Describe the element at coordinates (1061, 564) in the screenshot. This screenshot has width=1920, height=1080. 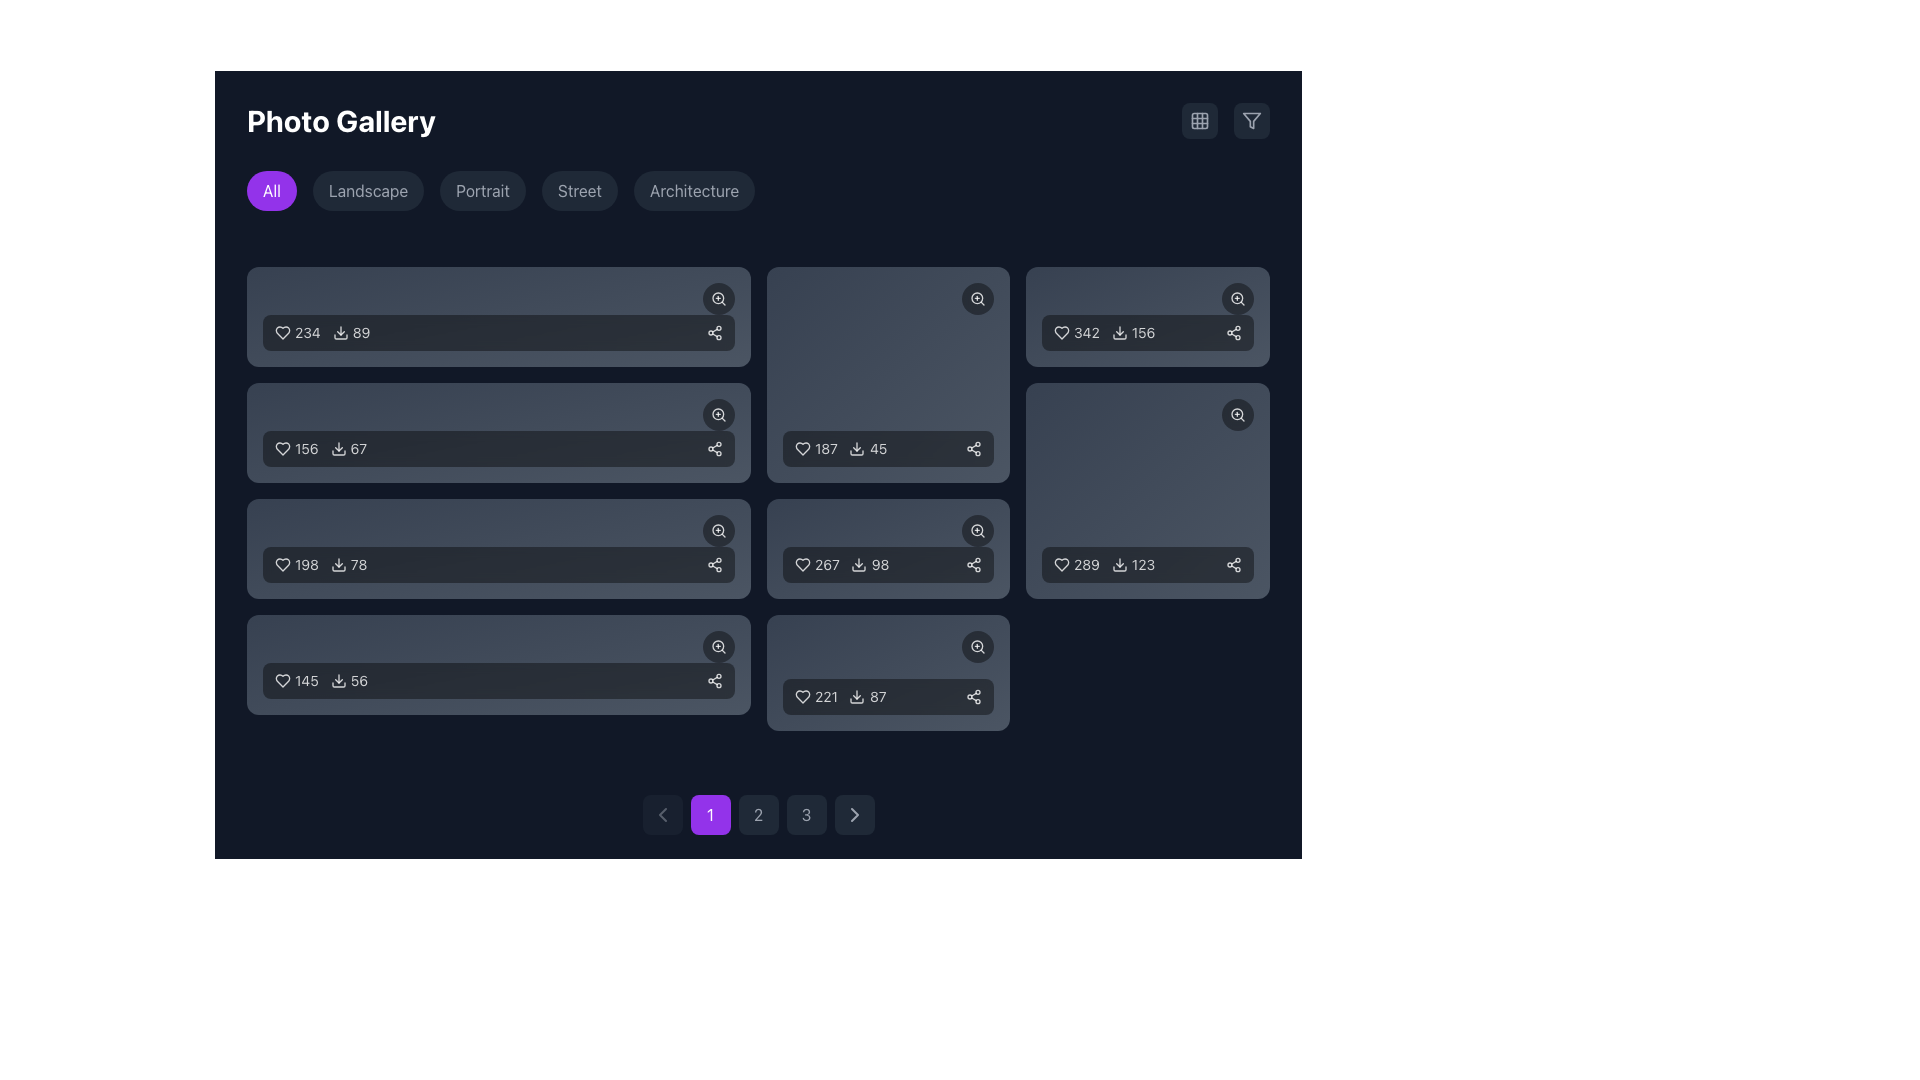
I see `the heart icon representing the 'like' button, which is filled in red and located in the bottom row, second card from the right in the grid layout` at that location.